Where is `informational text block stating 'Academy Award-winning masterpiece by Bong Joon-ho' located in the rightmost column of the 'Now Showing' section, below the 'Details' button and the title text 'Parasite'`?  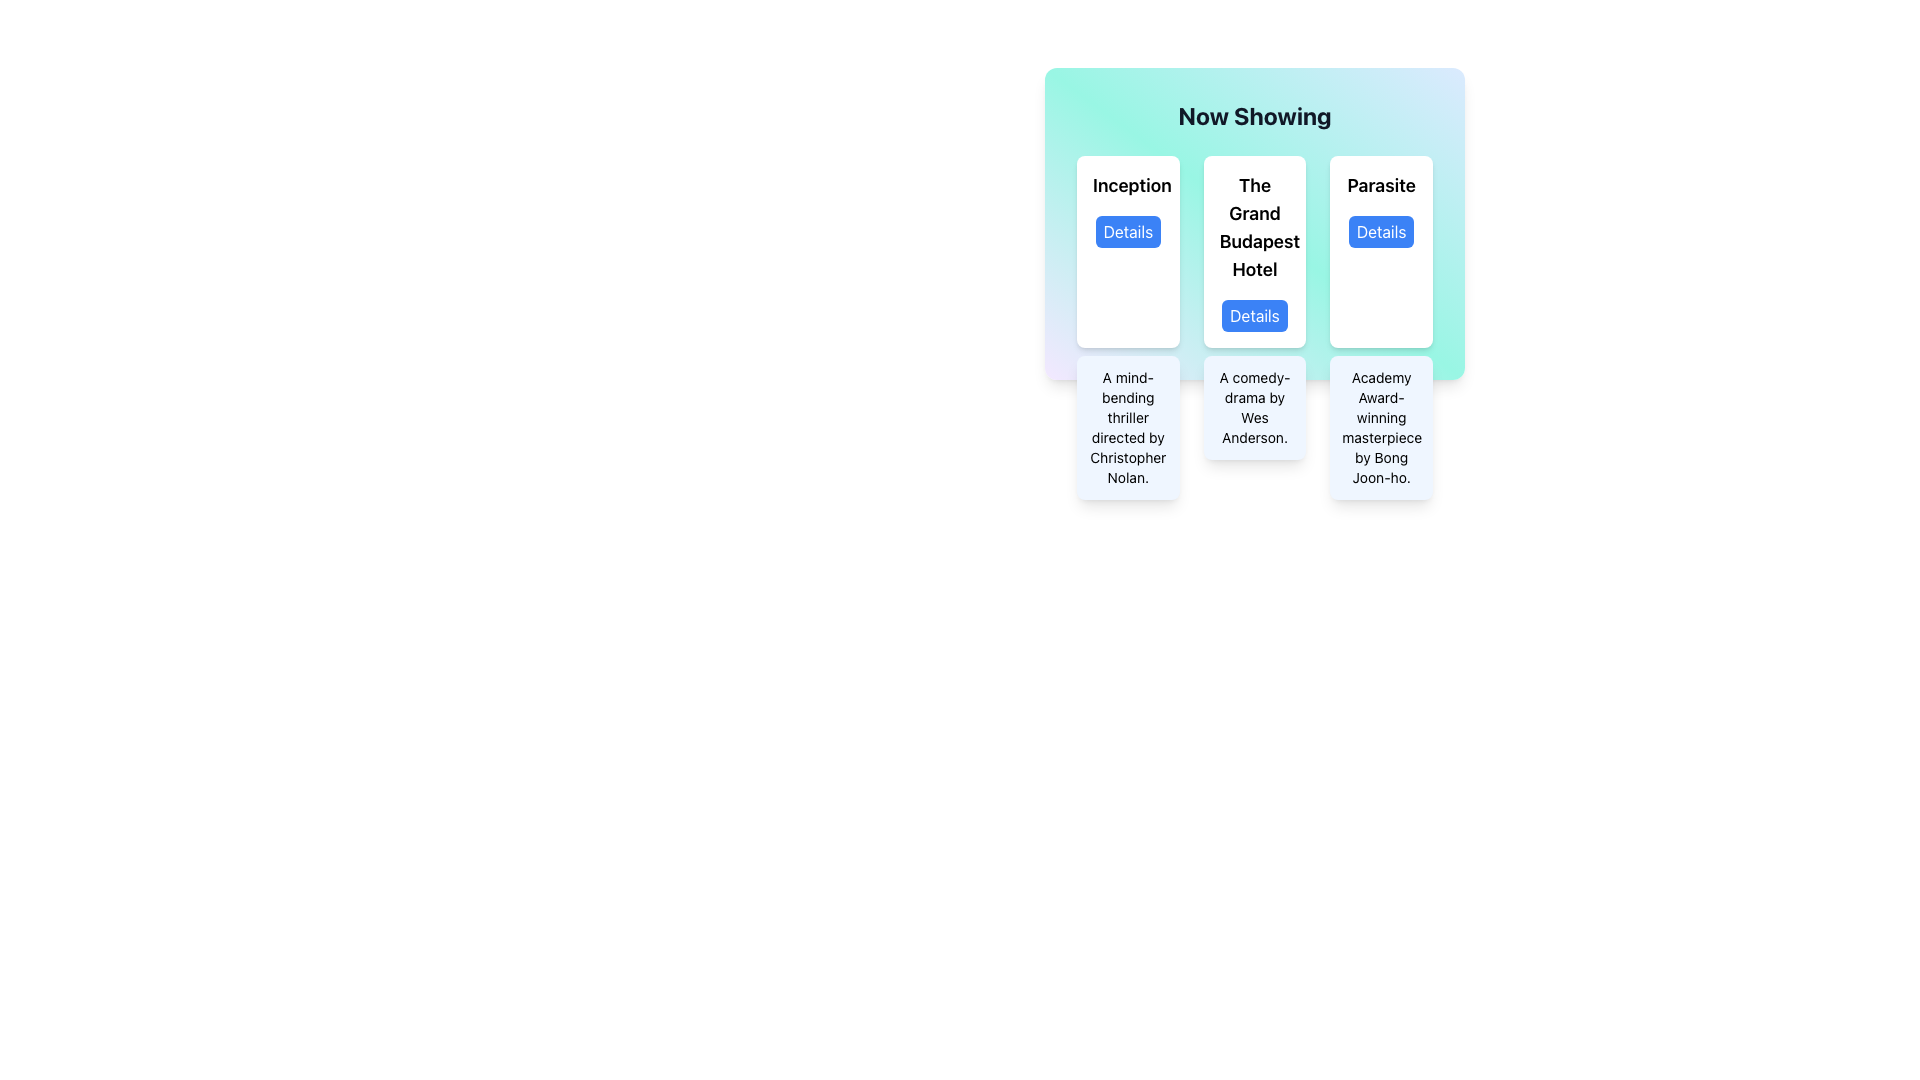 informational text block stating 'Academy Award-winning masterpiece by Bong Joon-ho' located in the rightmost column of the 'Now Showing' section, below the 'Details' button and the title text 'Parasite' is located at coordinates (1380, 427).